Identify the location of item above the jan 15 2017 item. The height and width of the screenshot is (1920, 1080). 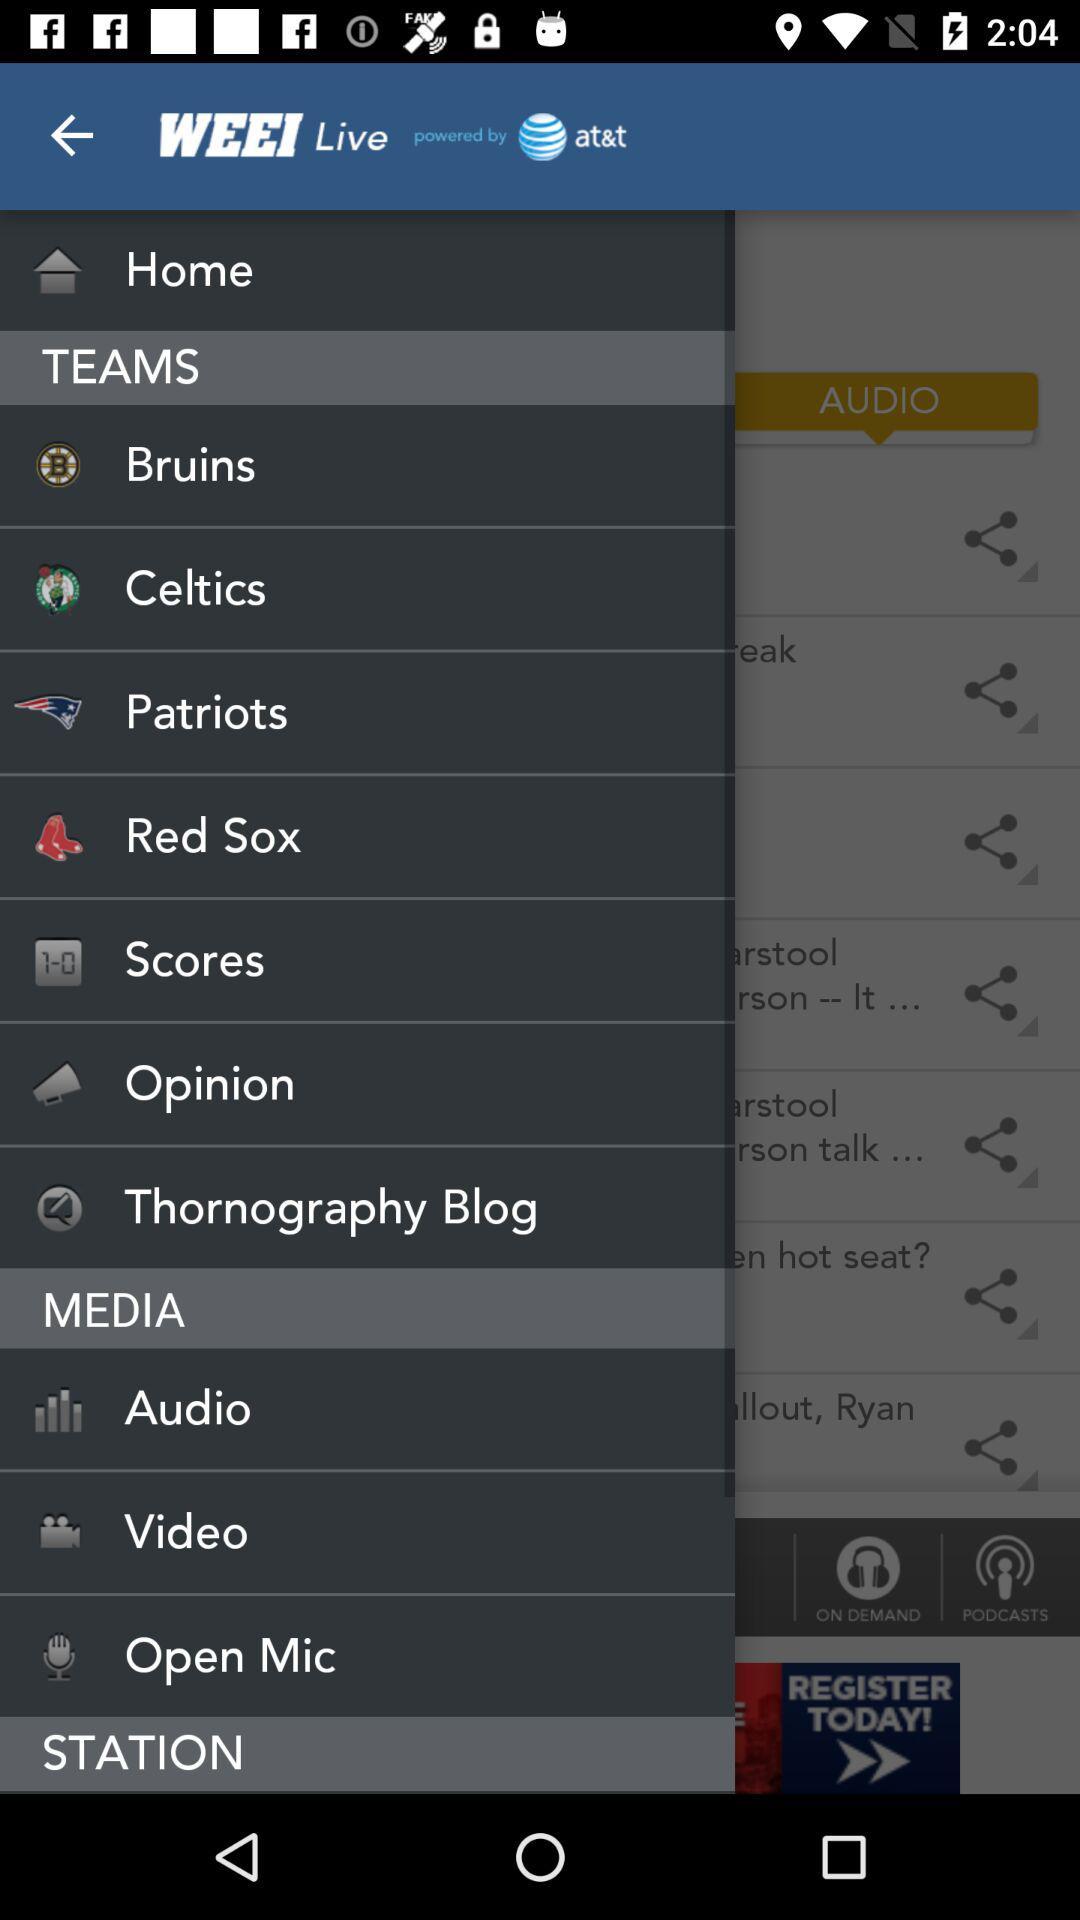
(367, 960).